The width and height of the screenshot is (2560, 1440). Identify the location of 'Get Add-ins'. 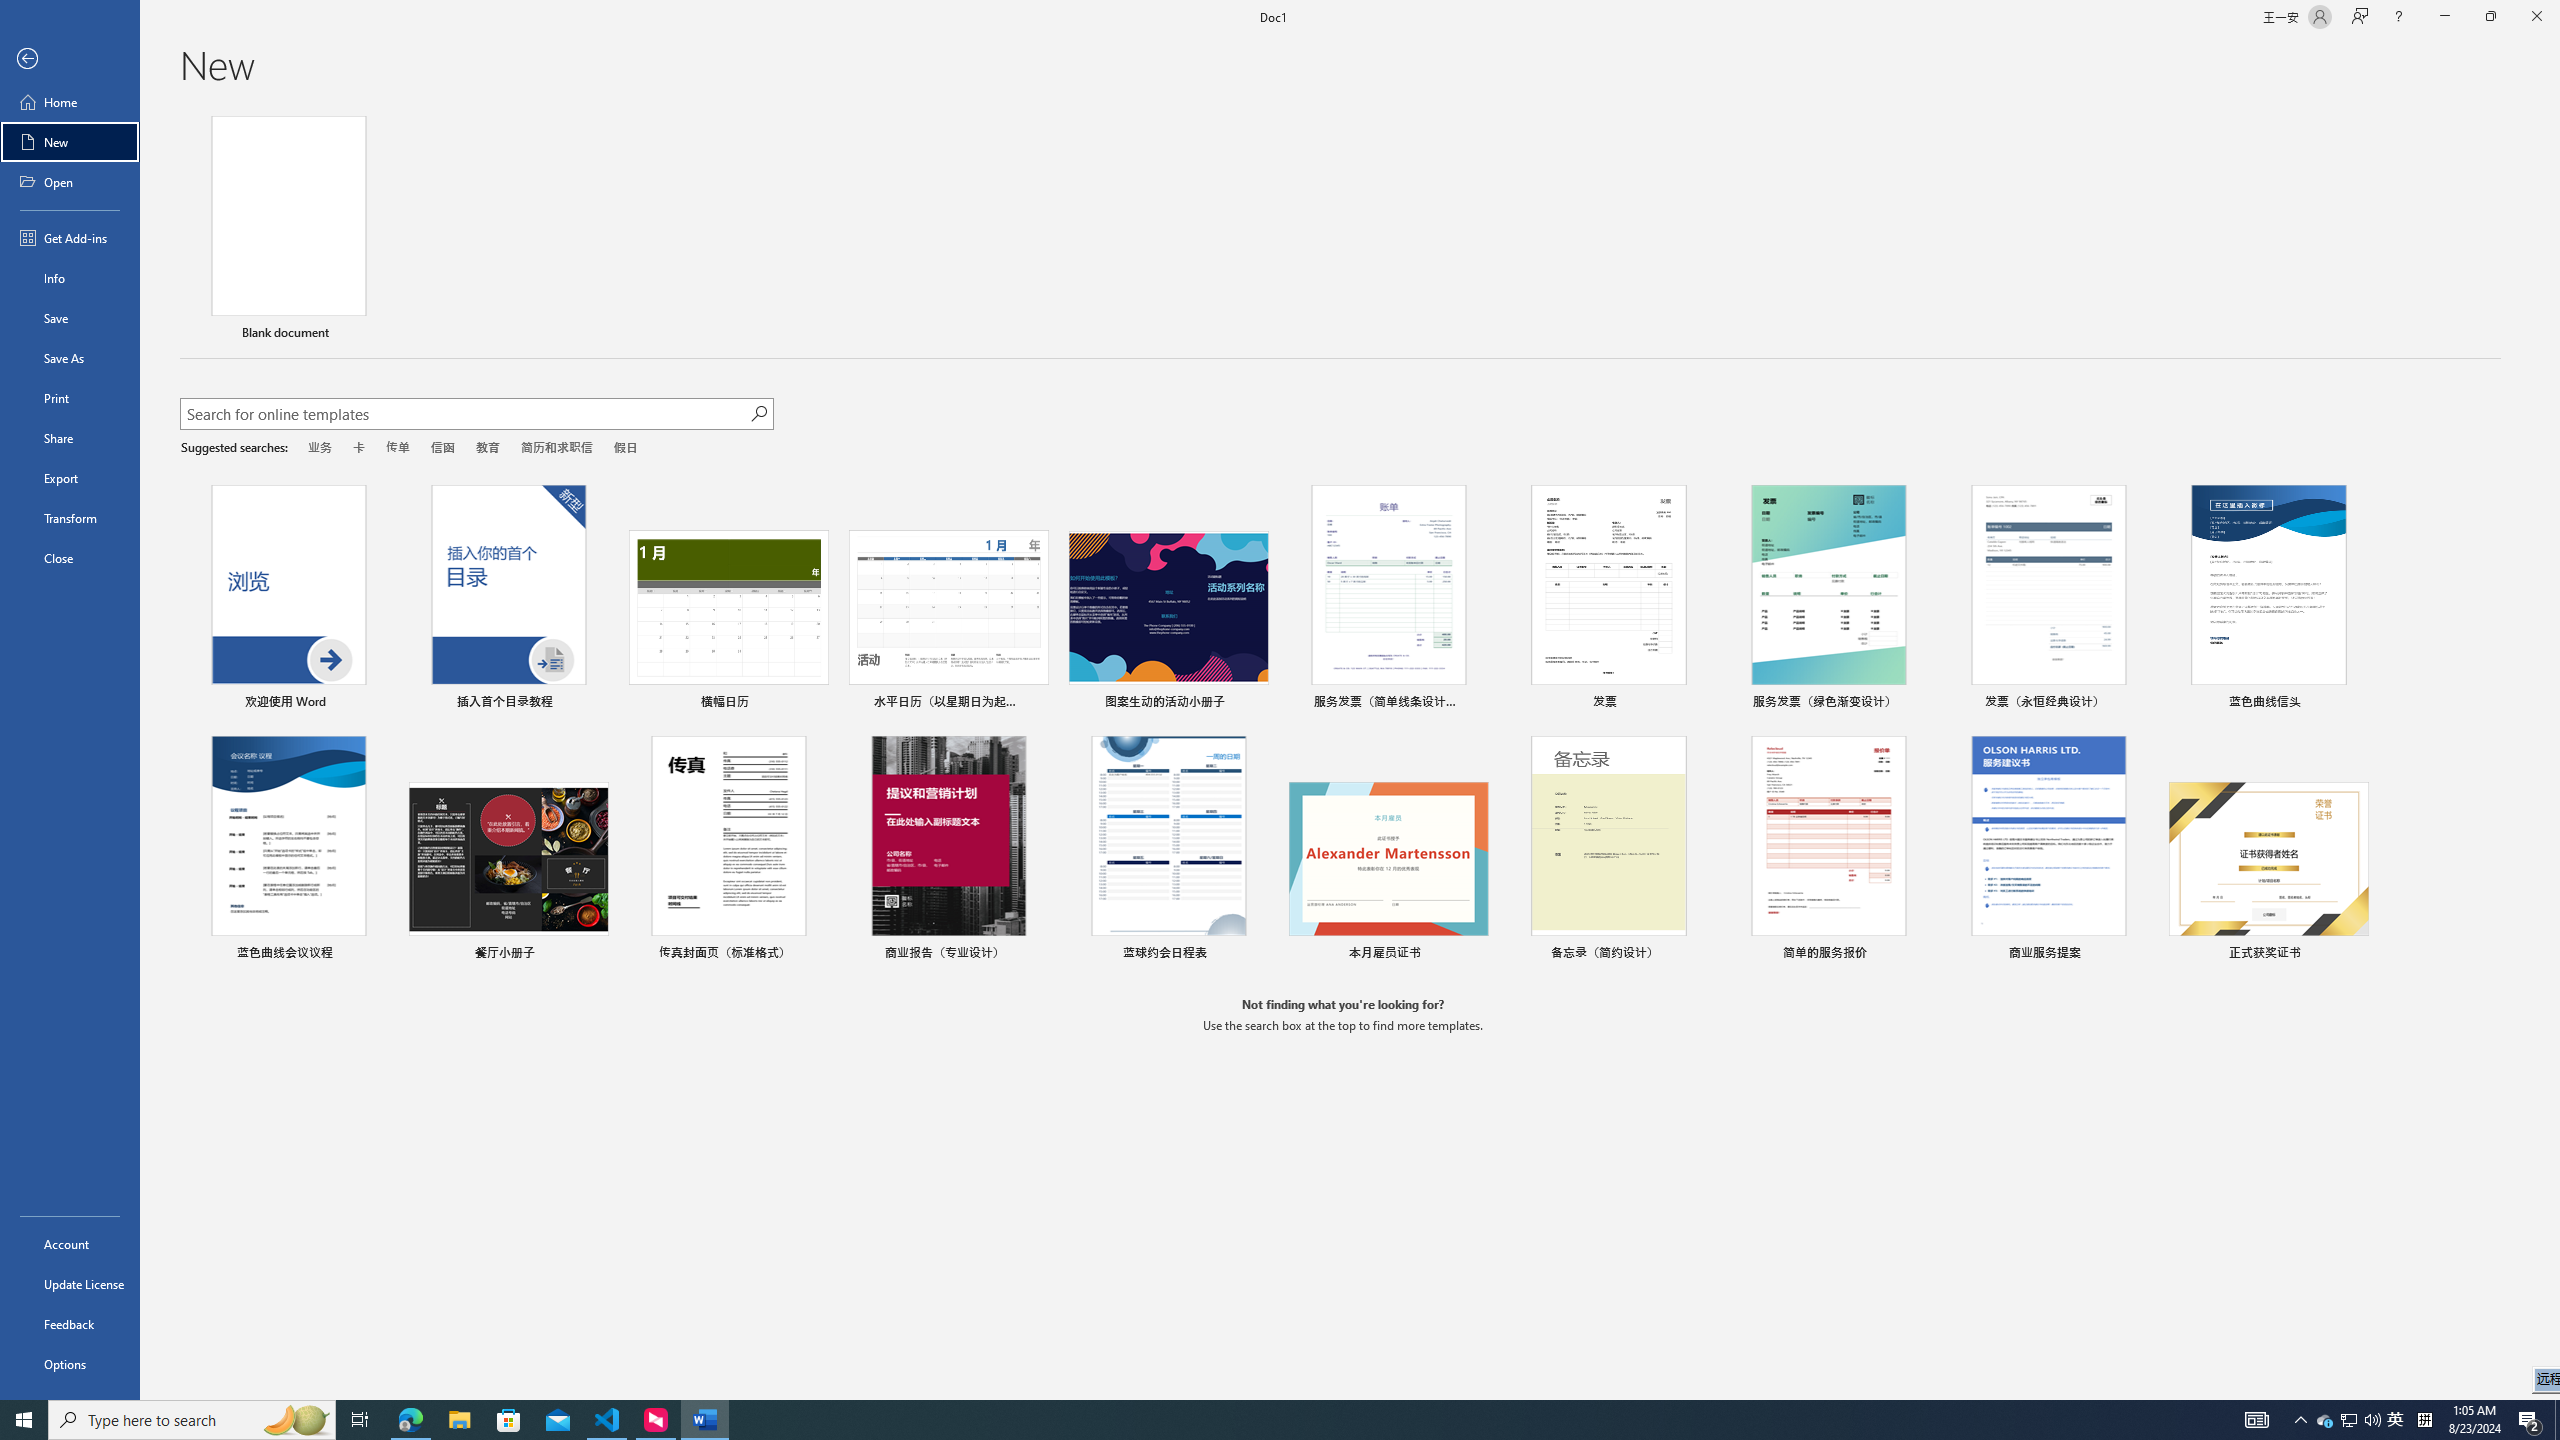
(69, 237).